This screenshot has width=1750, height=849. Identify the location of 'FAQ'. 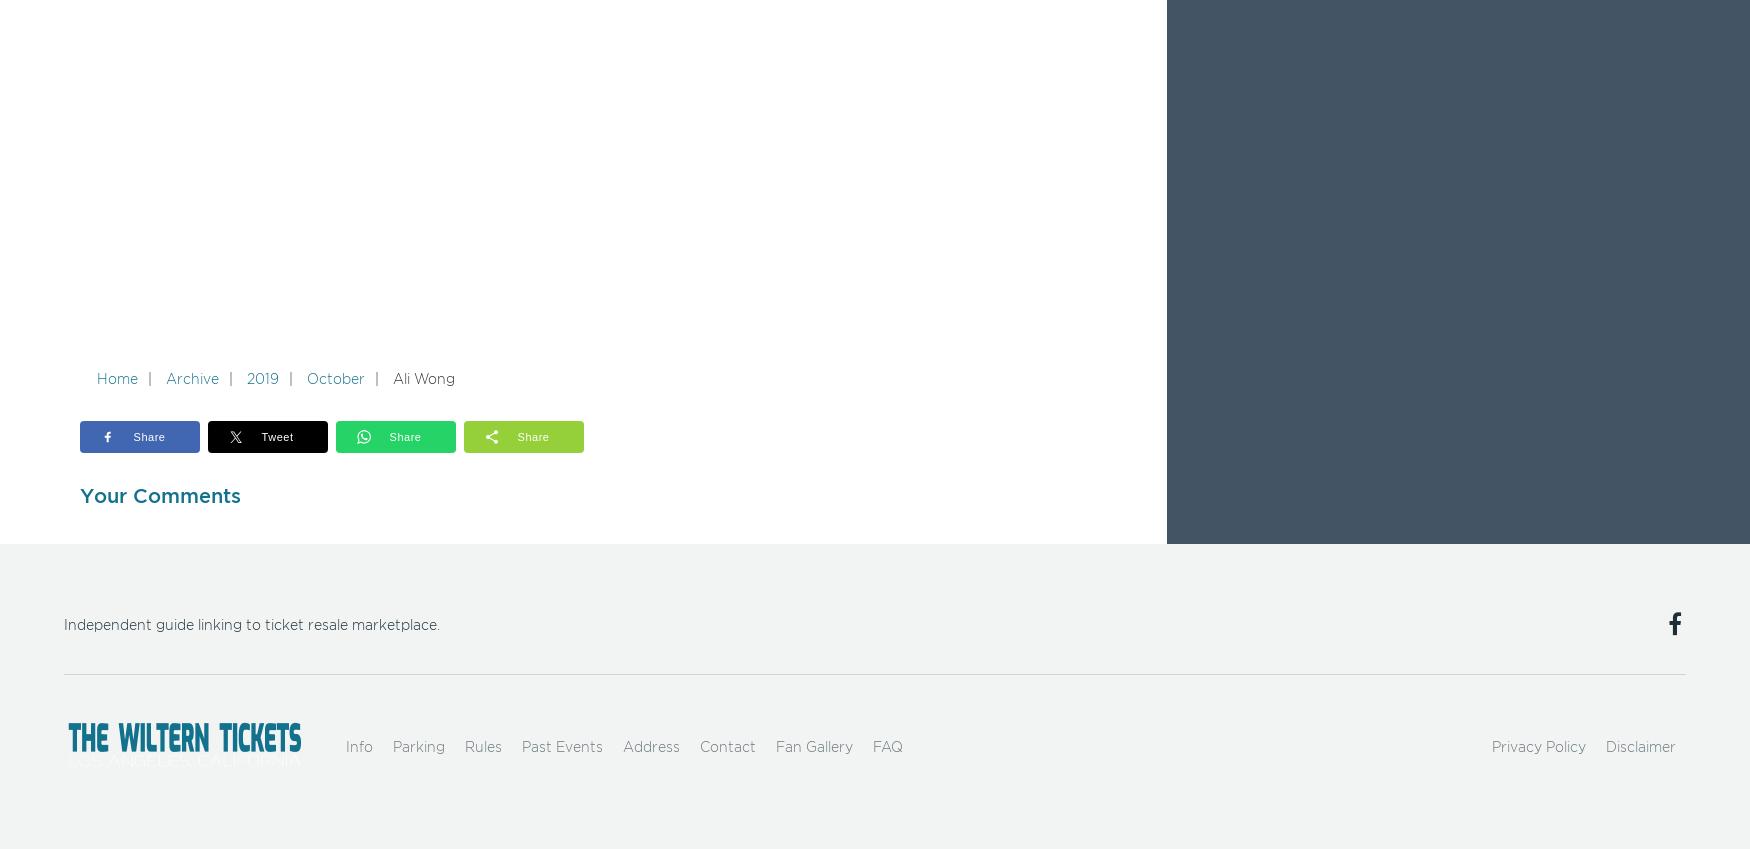
(873, 747).